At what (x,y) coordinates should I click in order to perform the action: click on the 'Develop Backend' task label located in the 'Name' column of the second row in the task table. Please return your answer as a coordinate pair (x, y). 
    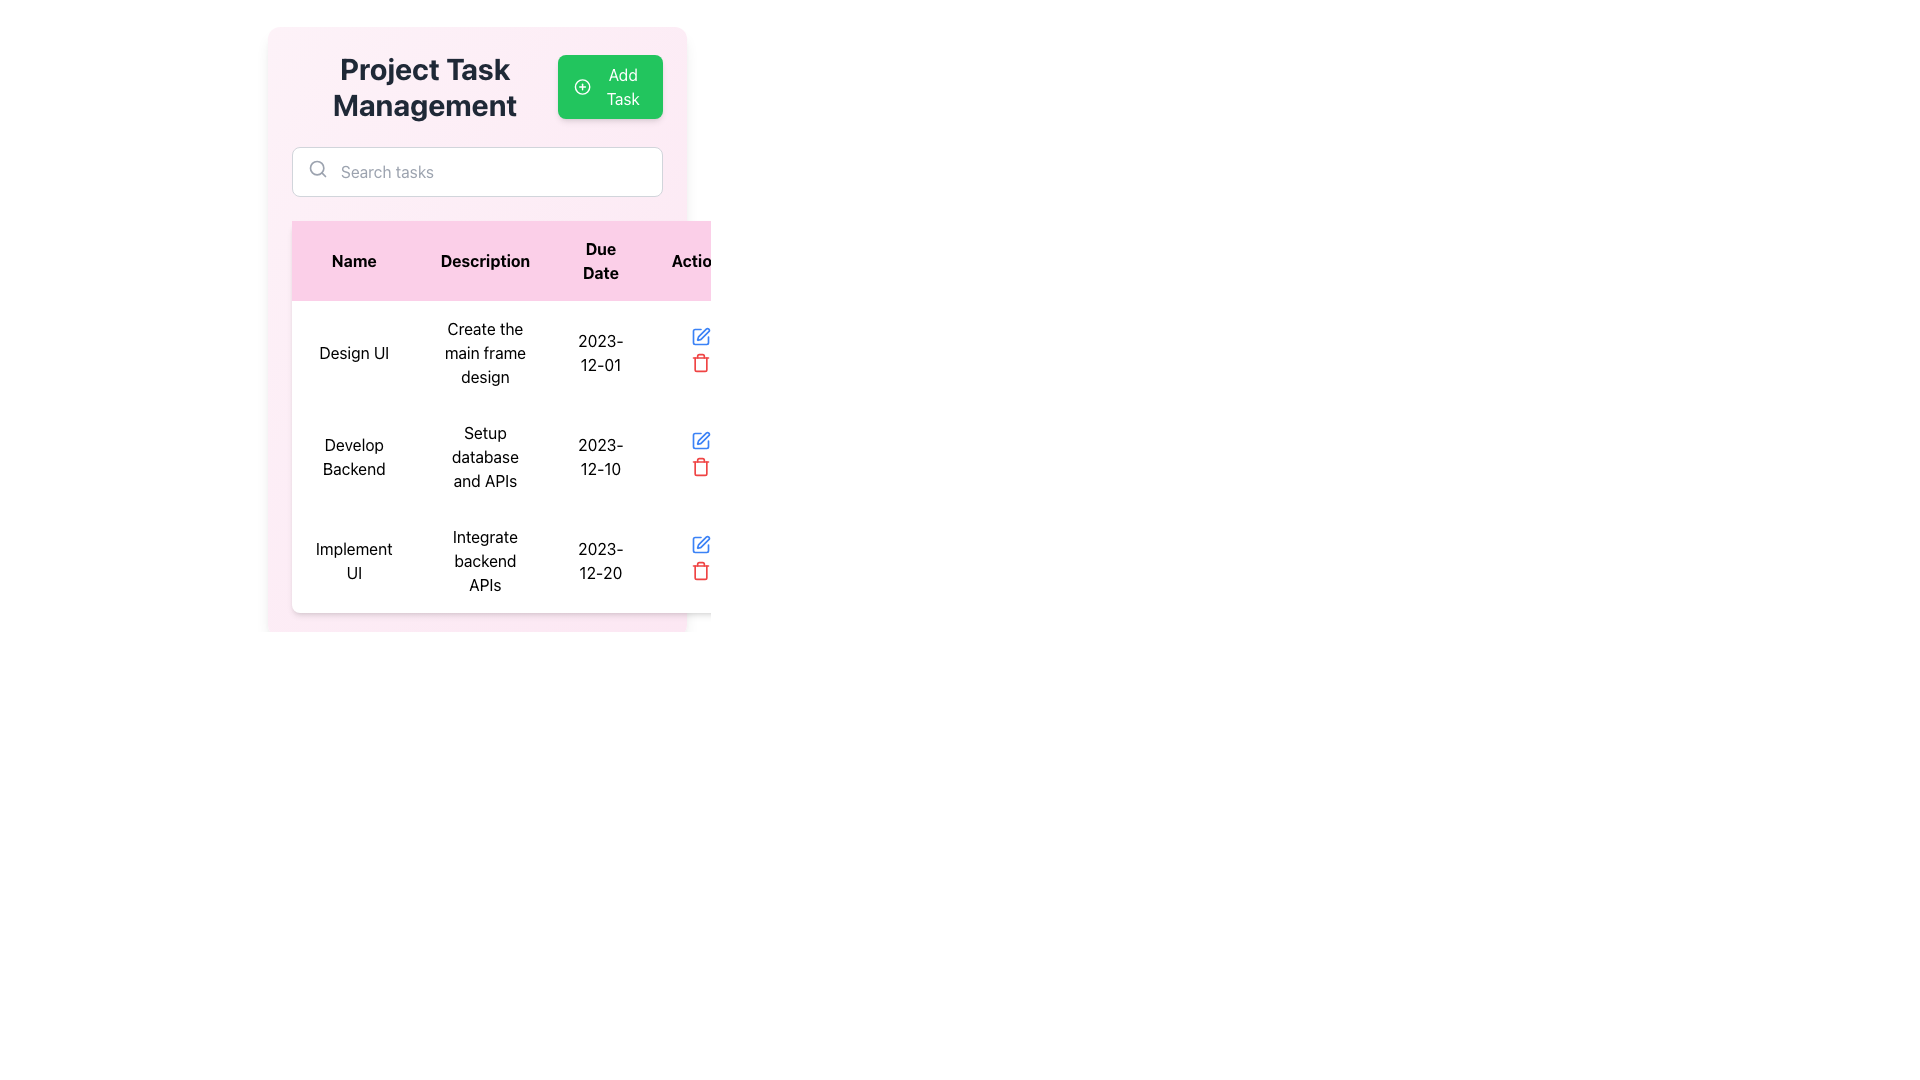
    Looking at the image, I should click on (354, 456).